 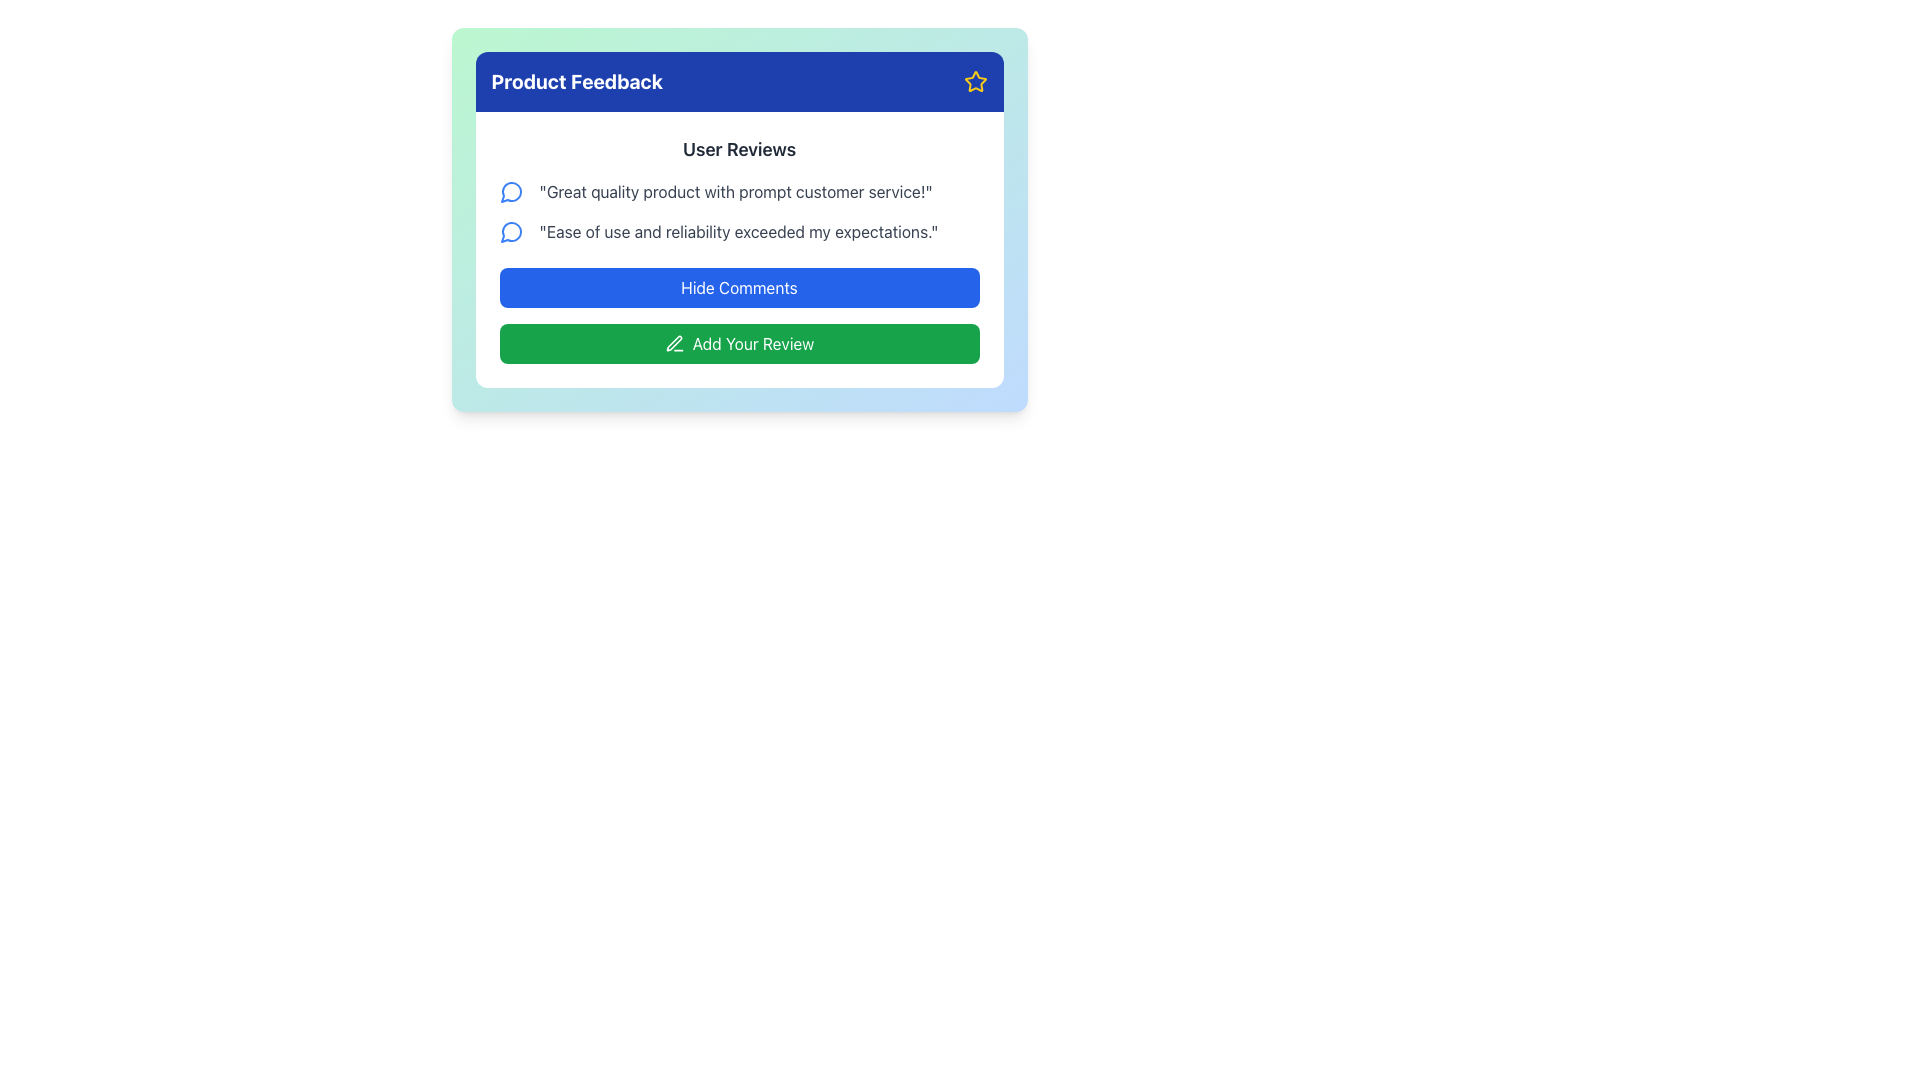 I want to click on the 'Product Feedback' header label, which is a bold, large white text on a blue background, located at the top-left corner of the blue bar, so click(x=576, y=80).